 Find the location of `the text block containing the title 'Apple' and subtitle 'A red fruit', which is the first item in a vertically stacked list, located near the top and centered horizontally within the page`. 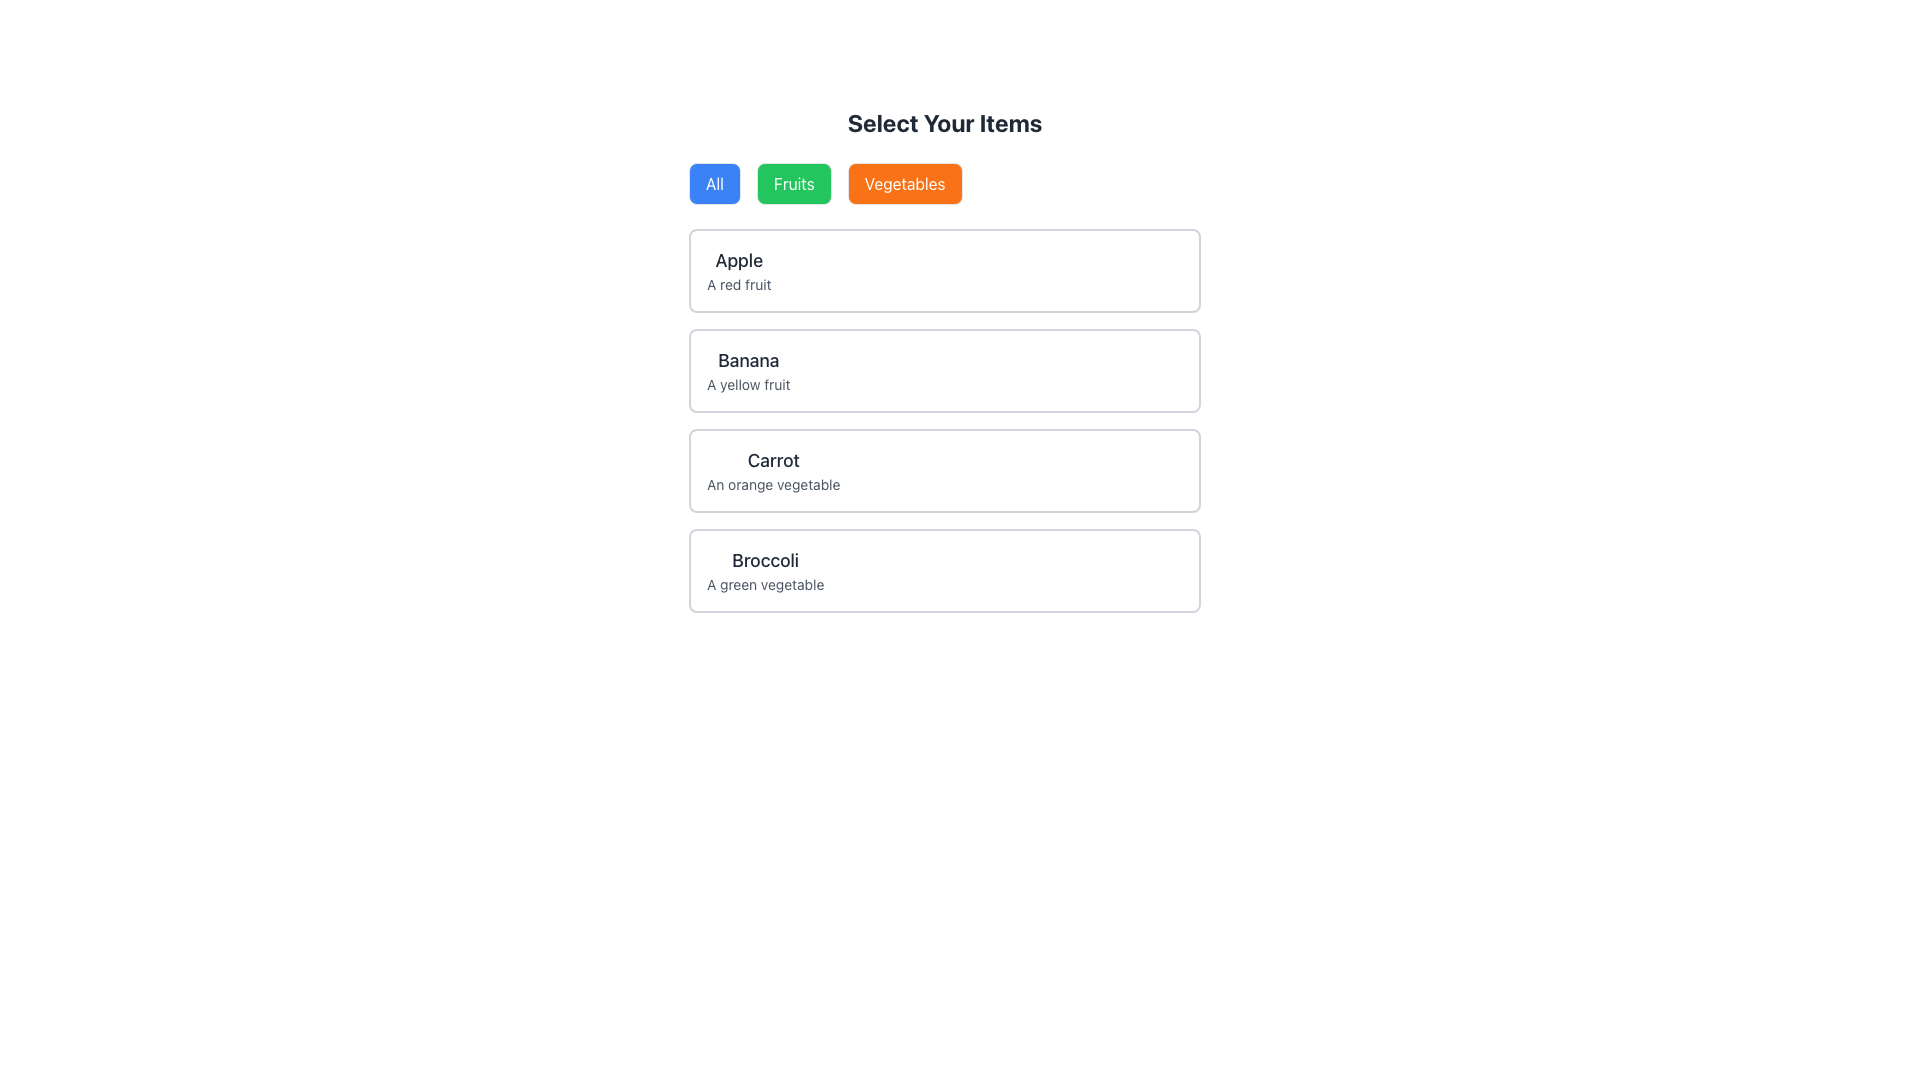

the text block containing the title 'Apple' and subtitle 'A red fruit', which is the first item in a vertically stacked list, located near the top and centered horizontally within the page is located at coordinates (738, 270).